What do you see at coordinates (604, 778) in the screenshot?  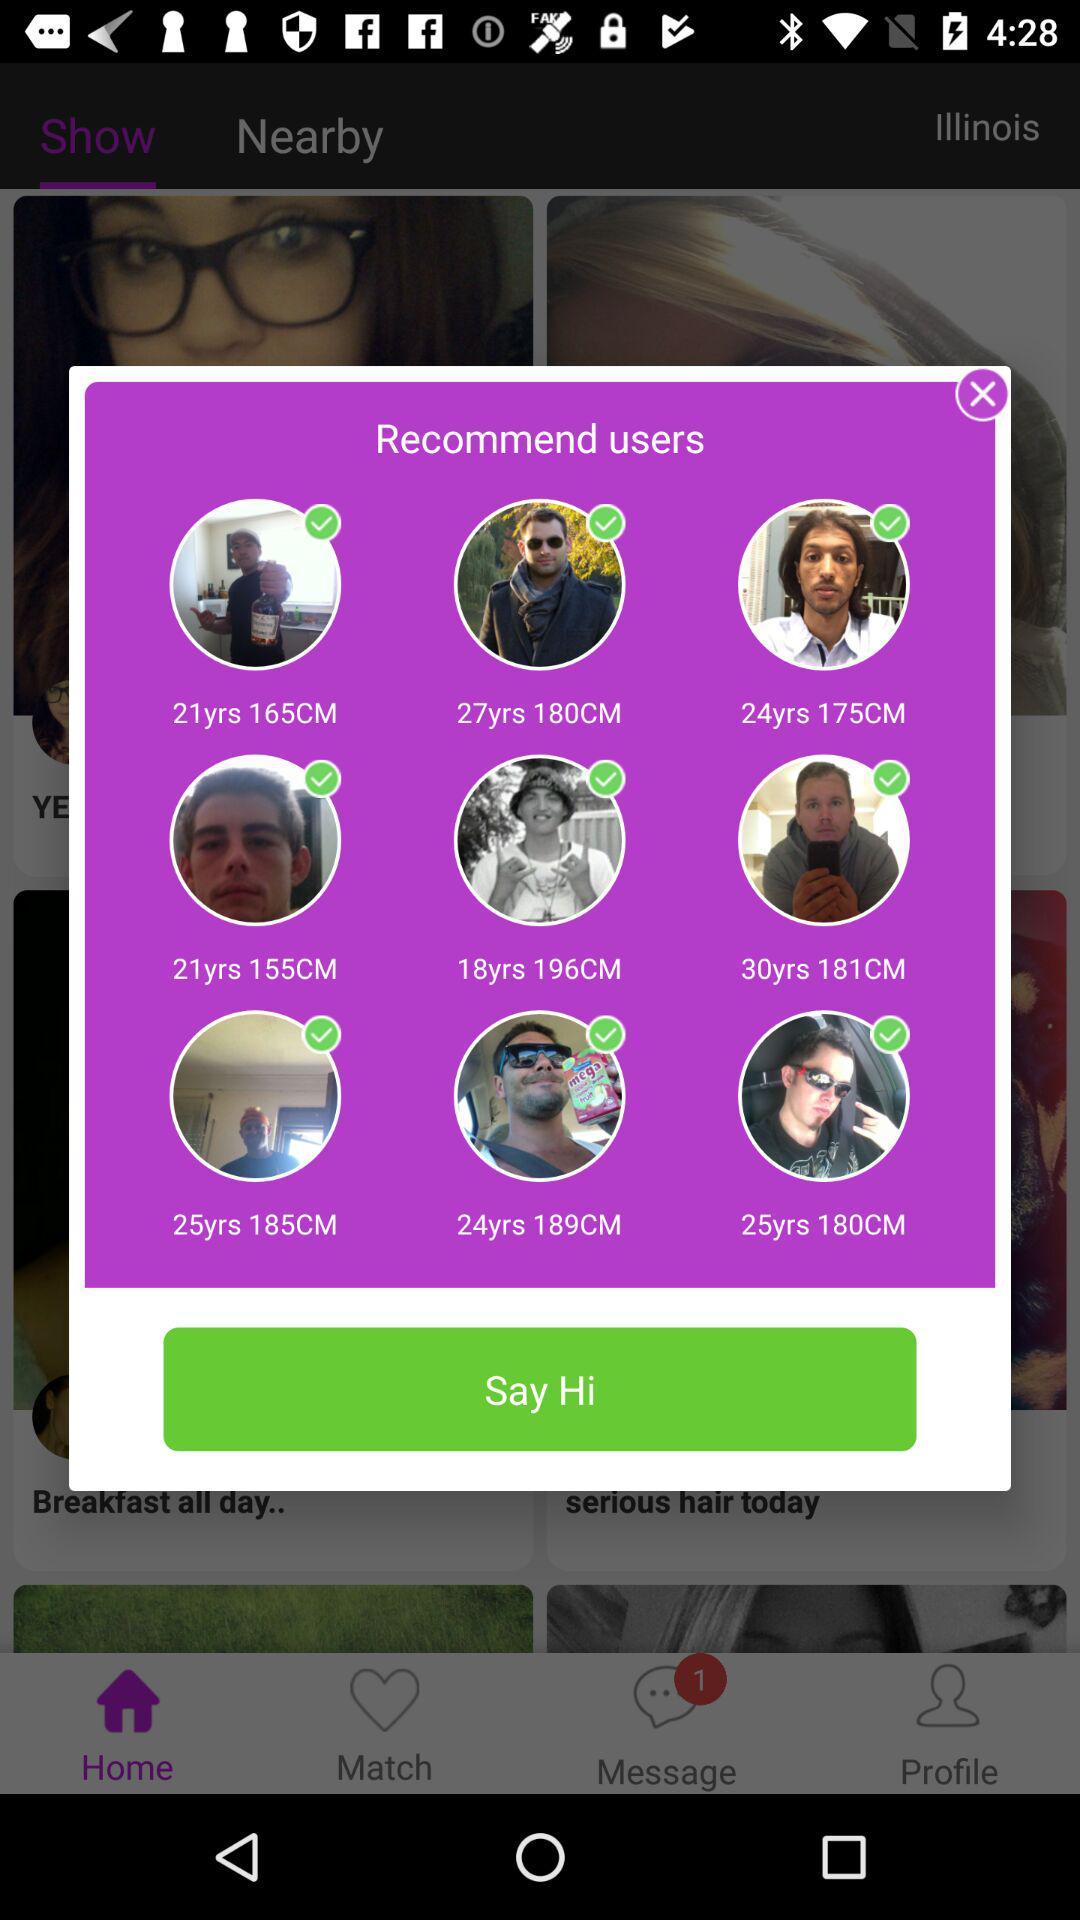 I see `button` at bounding box center [604, 778].